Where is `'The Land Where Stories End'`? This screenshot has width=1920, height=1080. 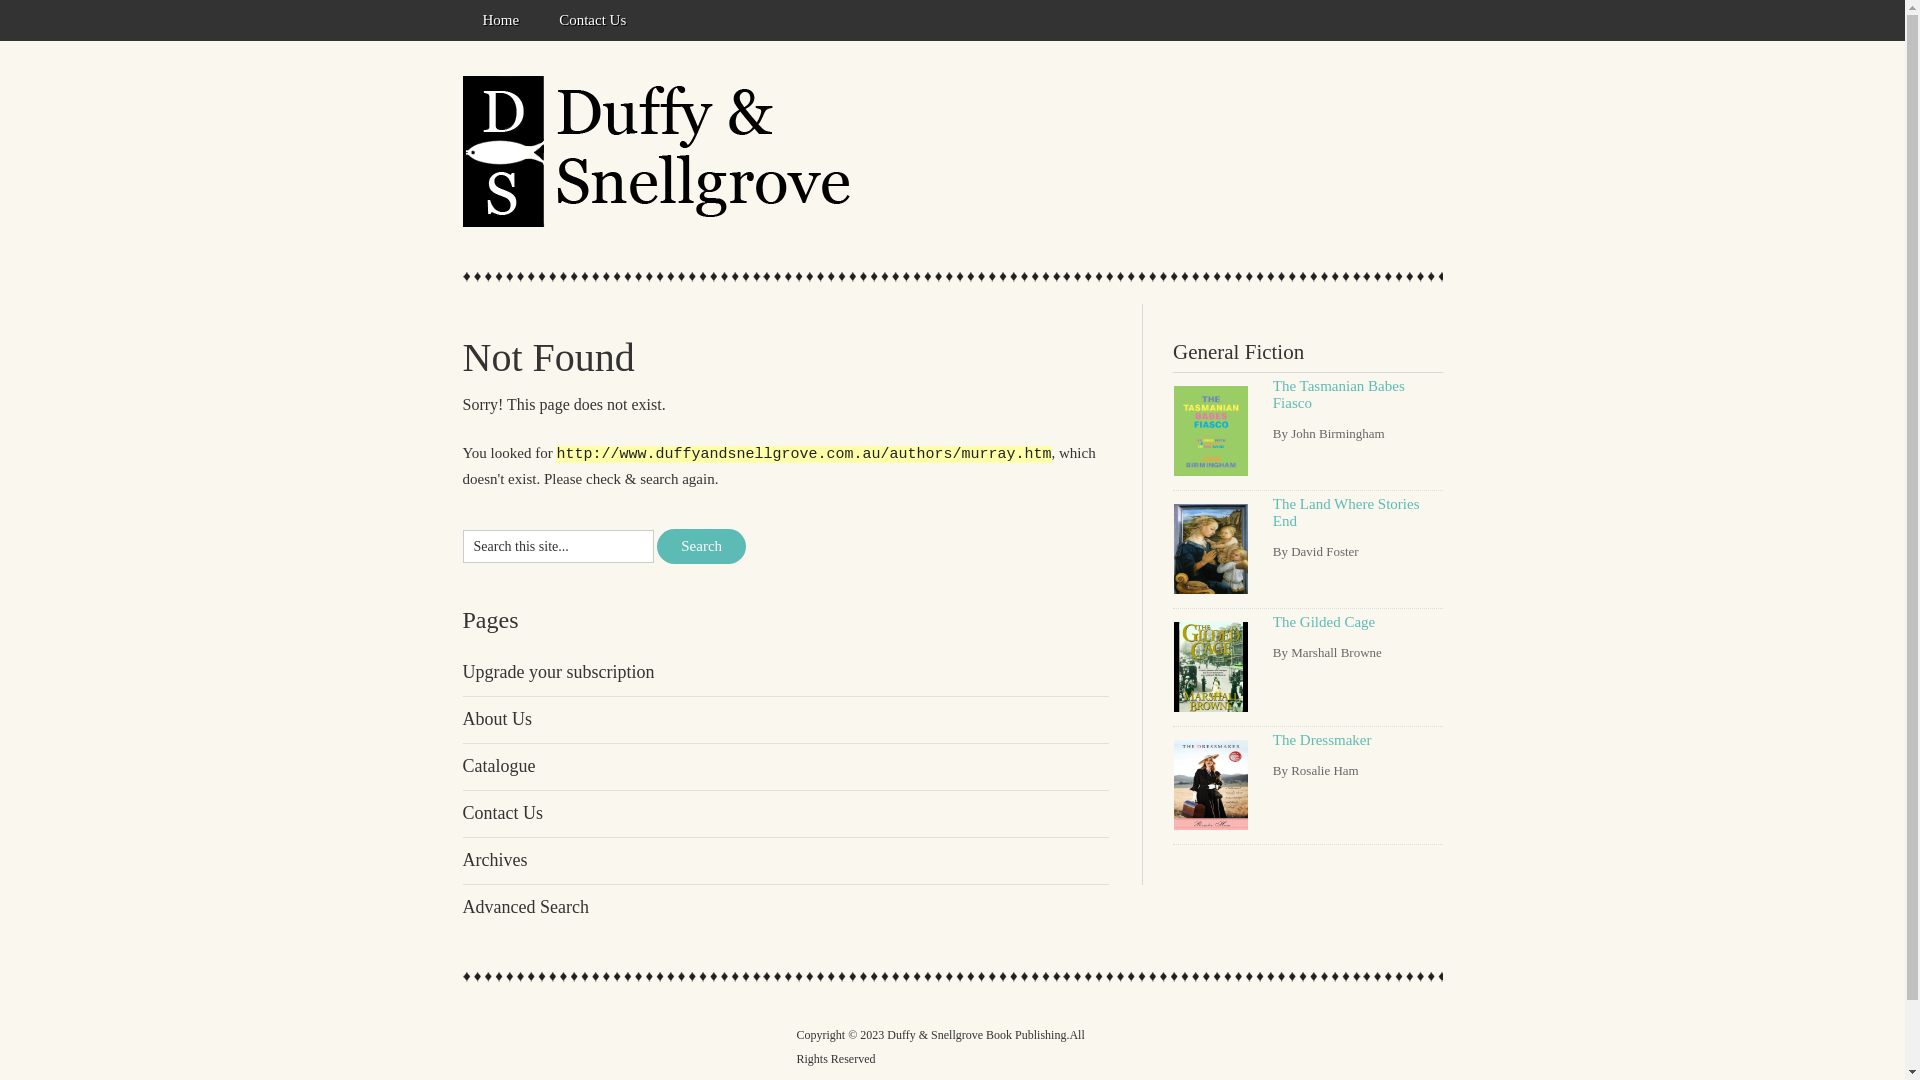 'The Land Where Stories End' is located at coordinates (1346, 511).